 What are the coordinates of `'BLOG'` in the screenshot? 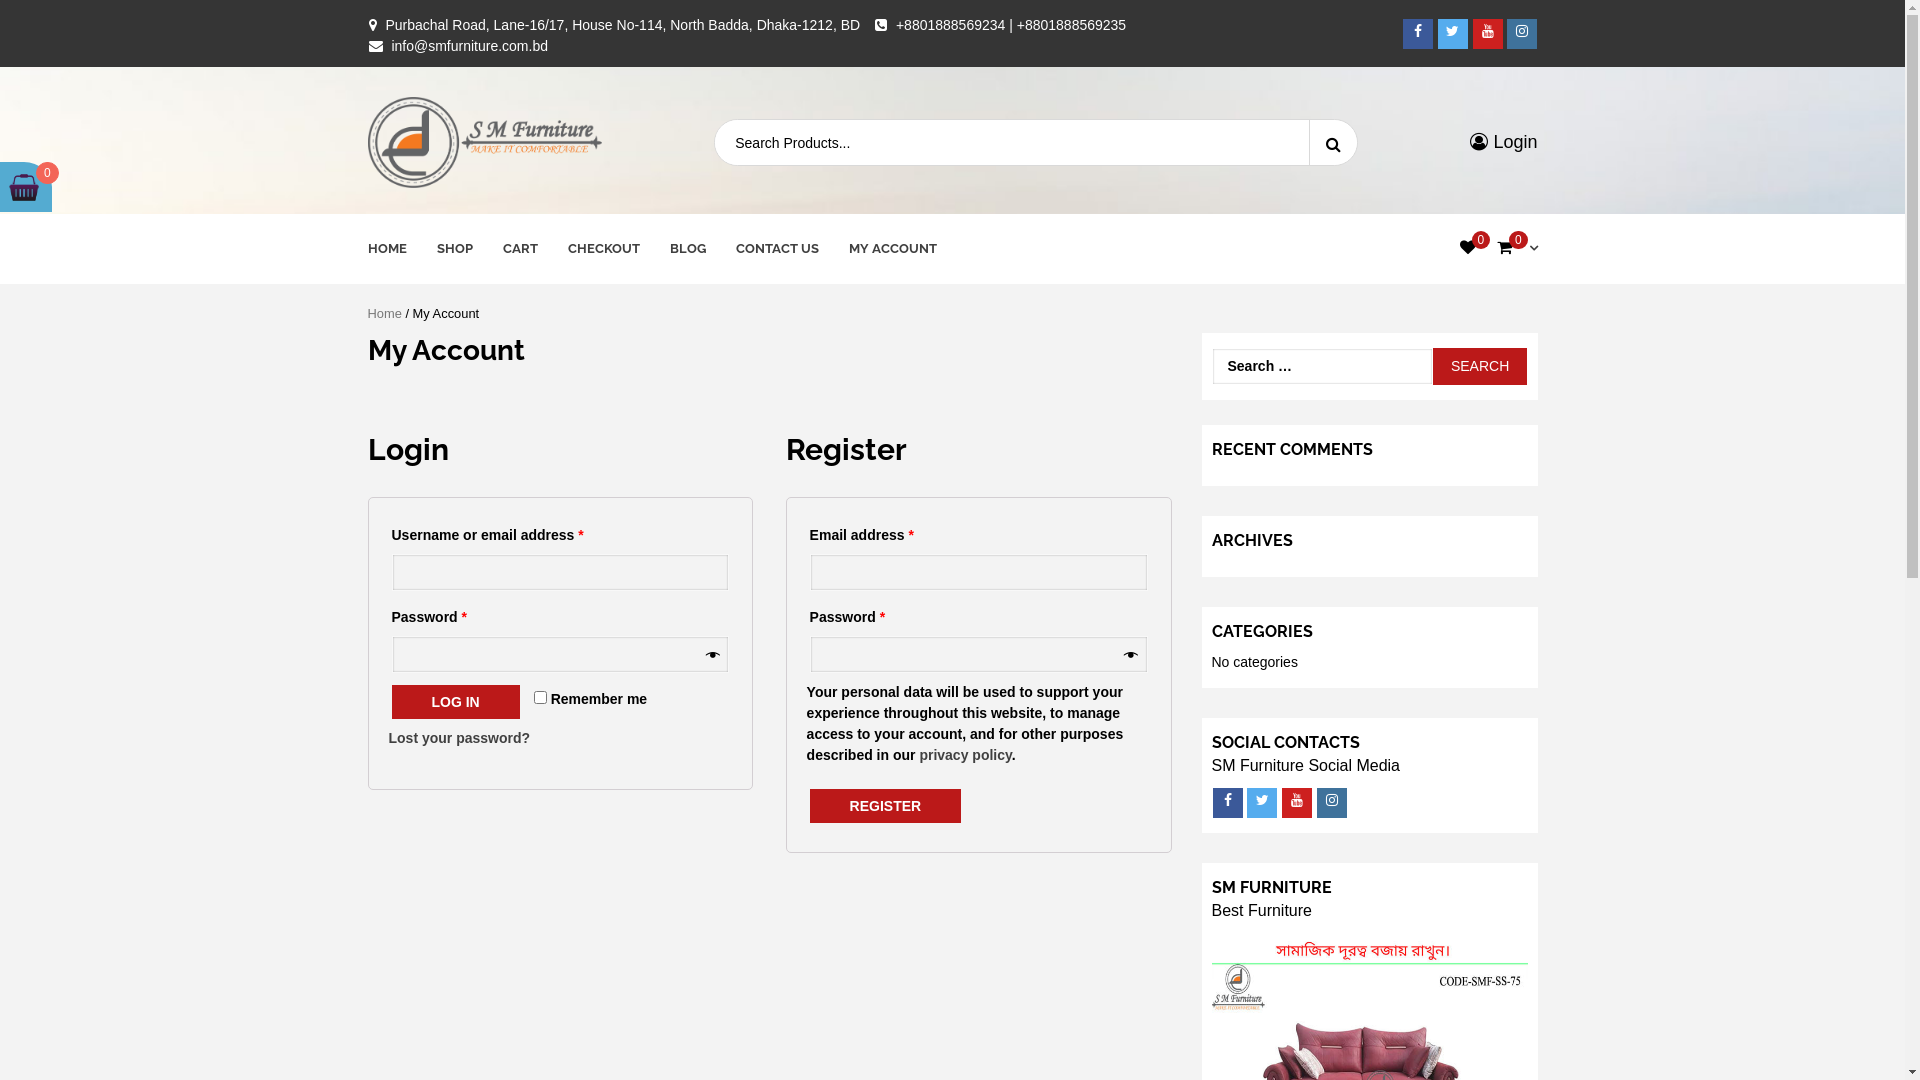 It's located at (687, 248).